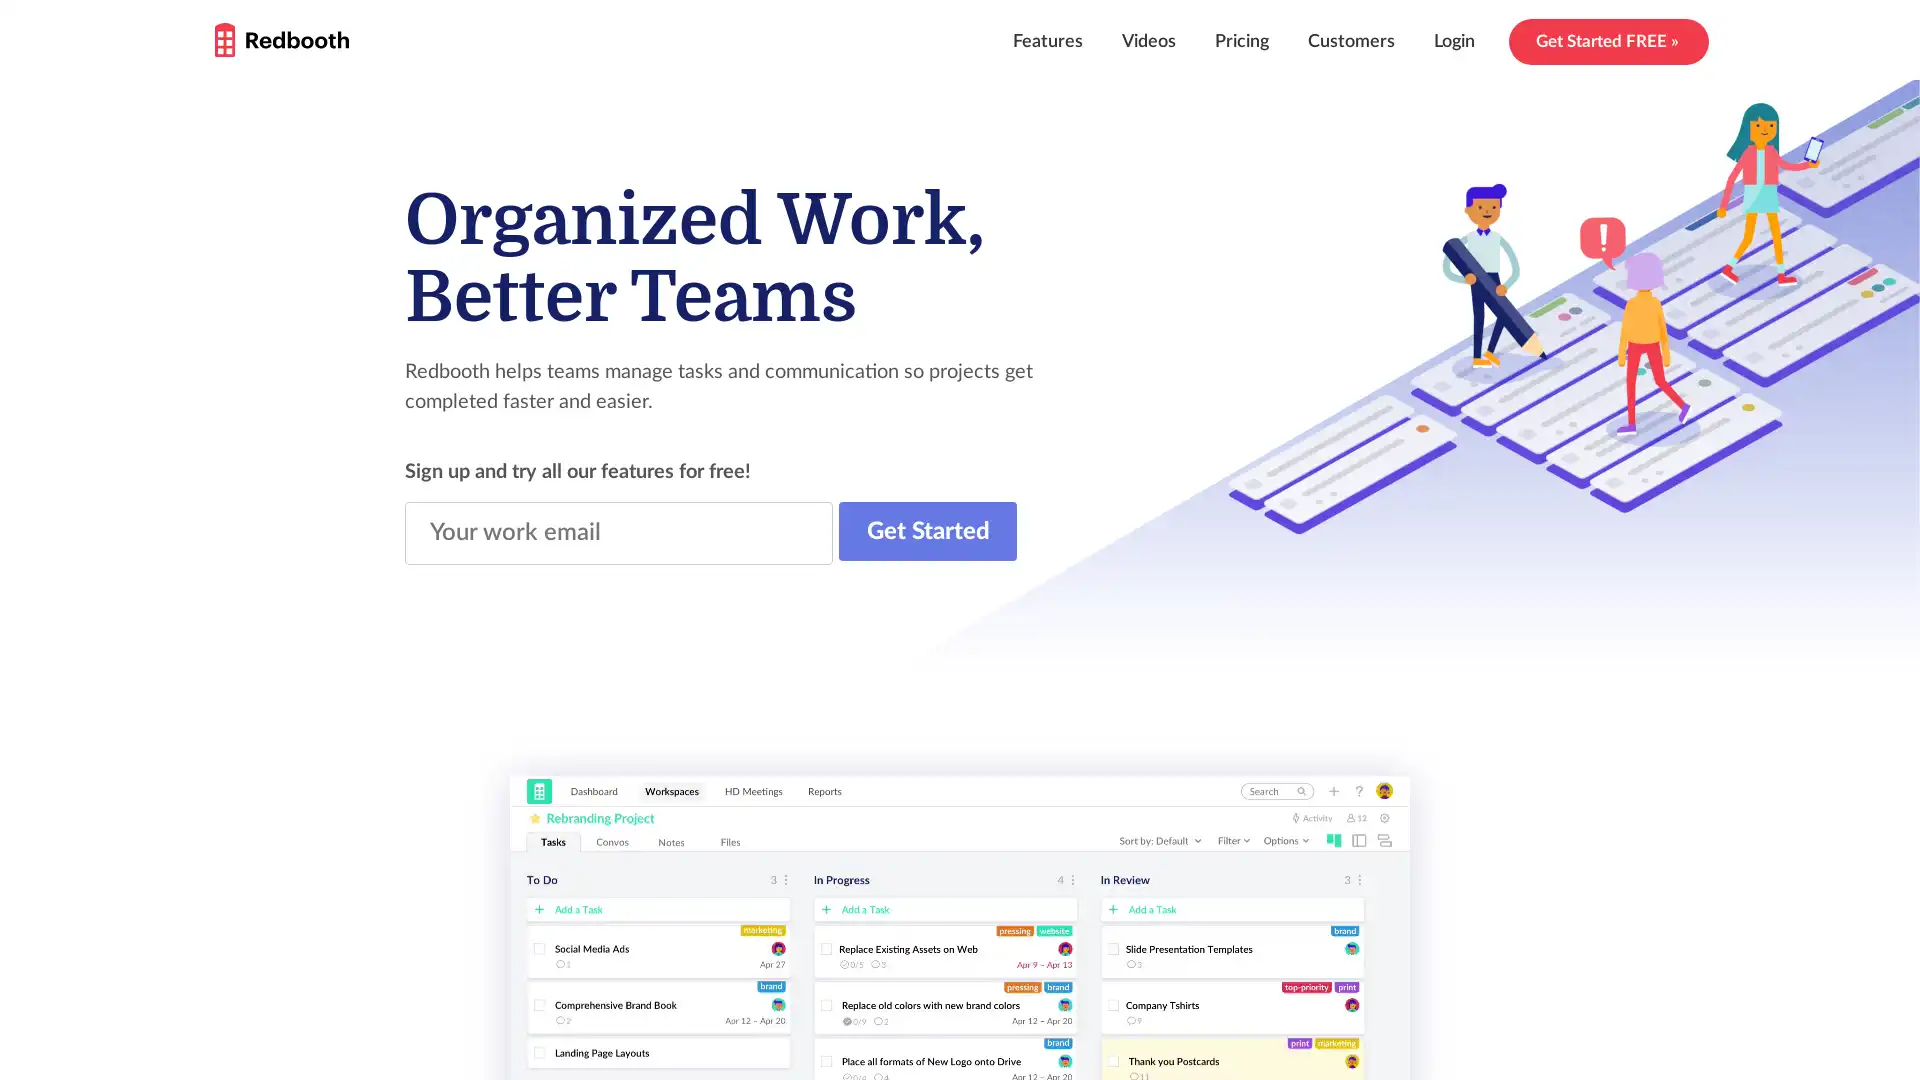 The width and height of the screenshot is (1920, 1080). What do you see at coordinates (926, 530) in the screenshot?
I see `Get Started` at bounding box center [926, 530].